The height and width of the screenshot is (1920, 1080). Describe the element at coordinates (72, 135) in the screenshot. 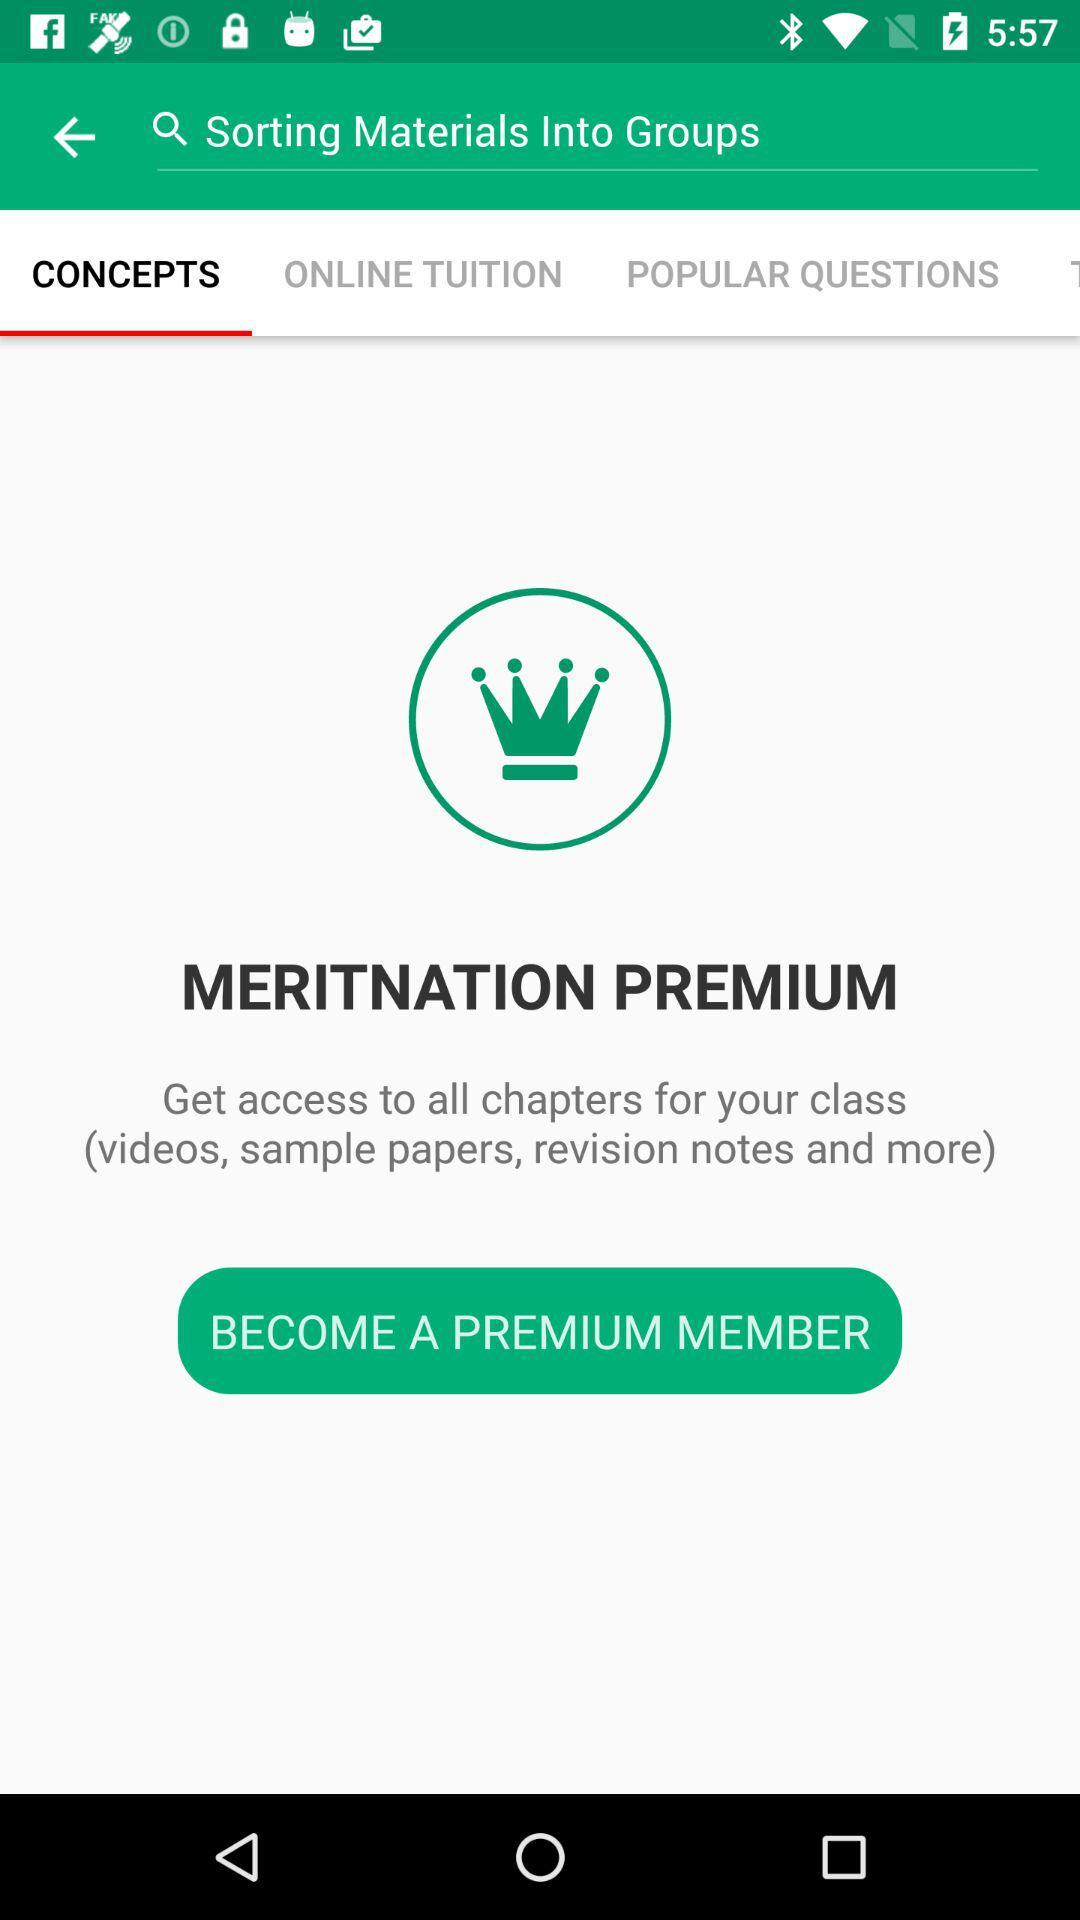

I see `the icon above the concepts` at that location.